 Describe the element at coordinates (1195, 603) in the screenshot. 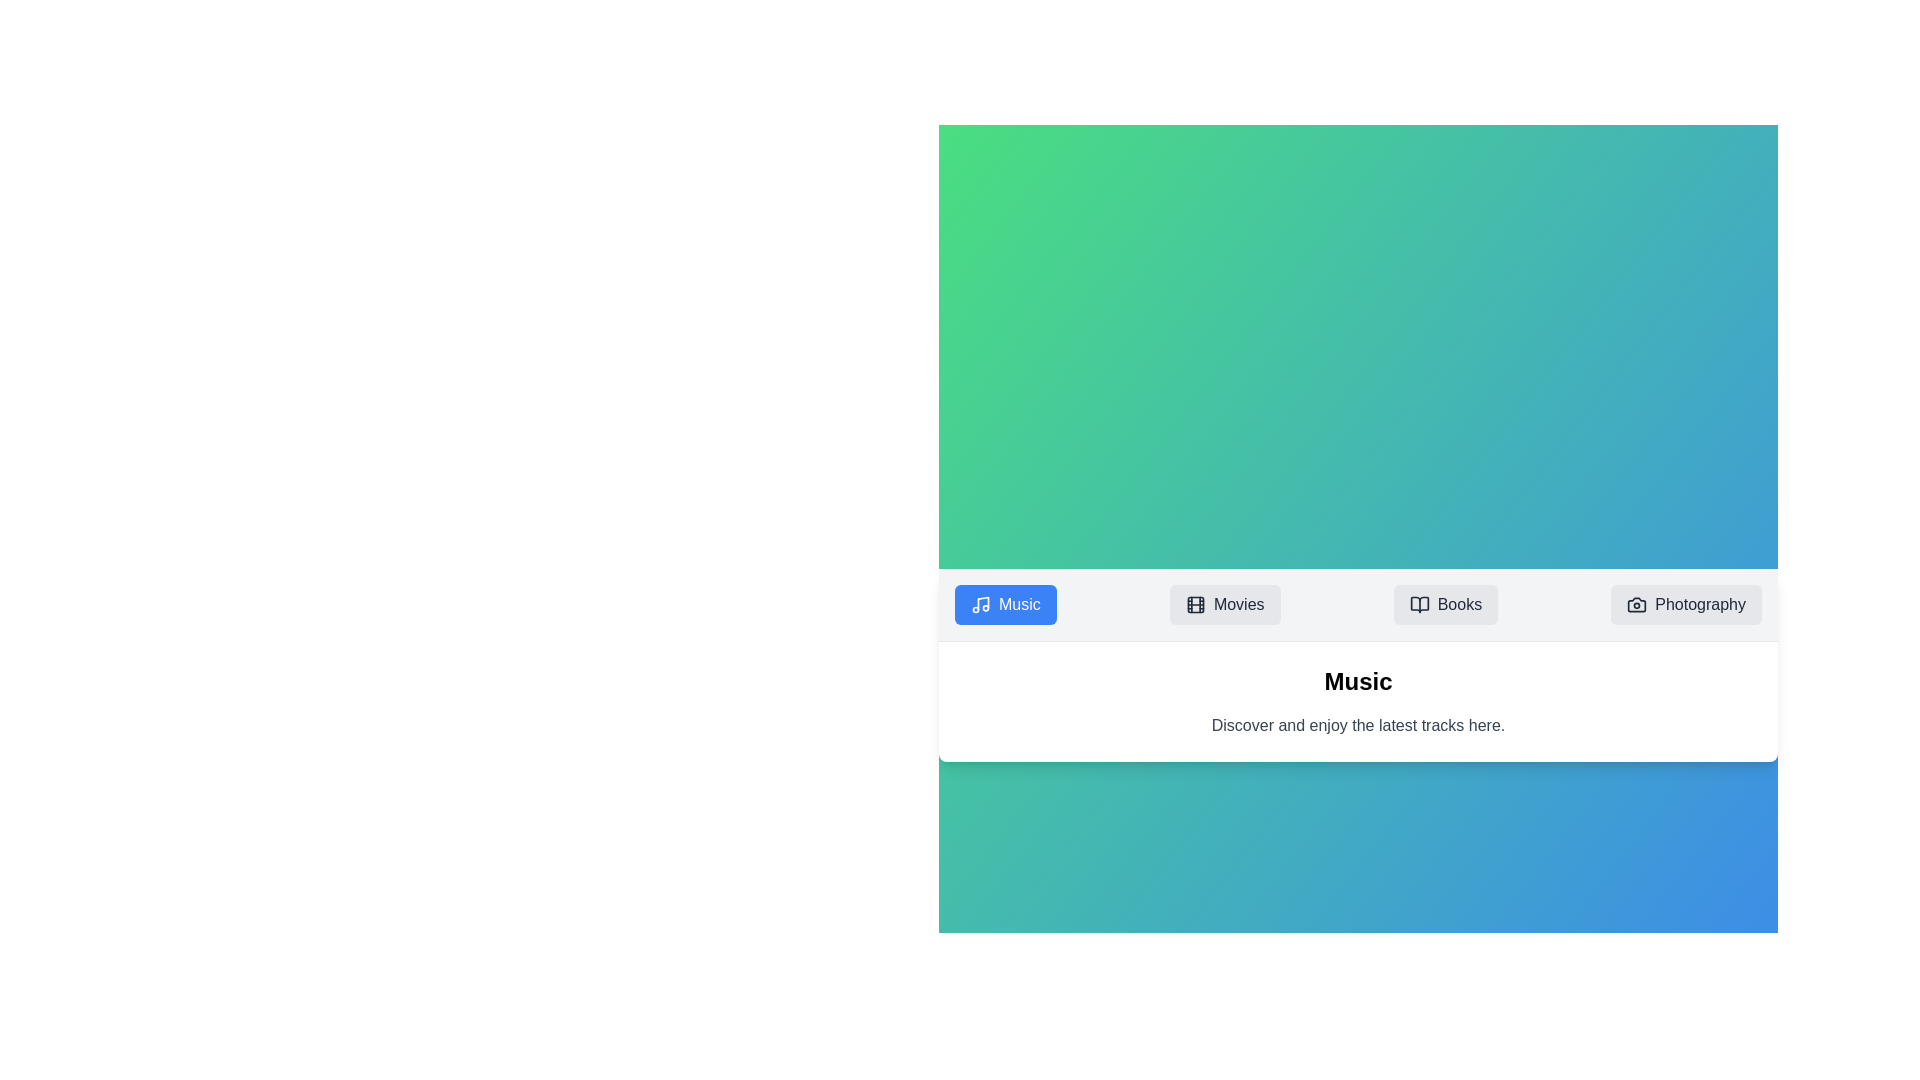

I see `the top-left corner element of the film icon SVG, which is part of a graphical representation of a film or movie reel` at that location.